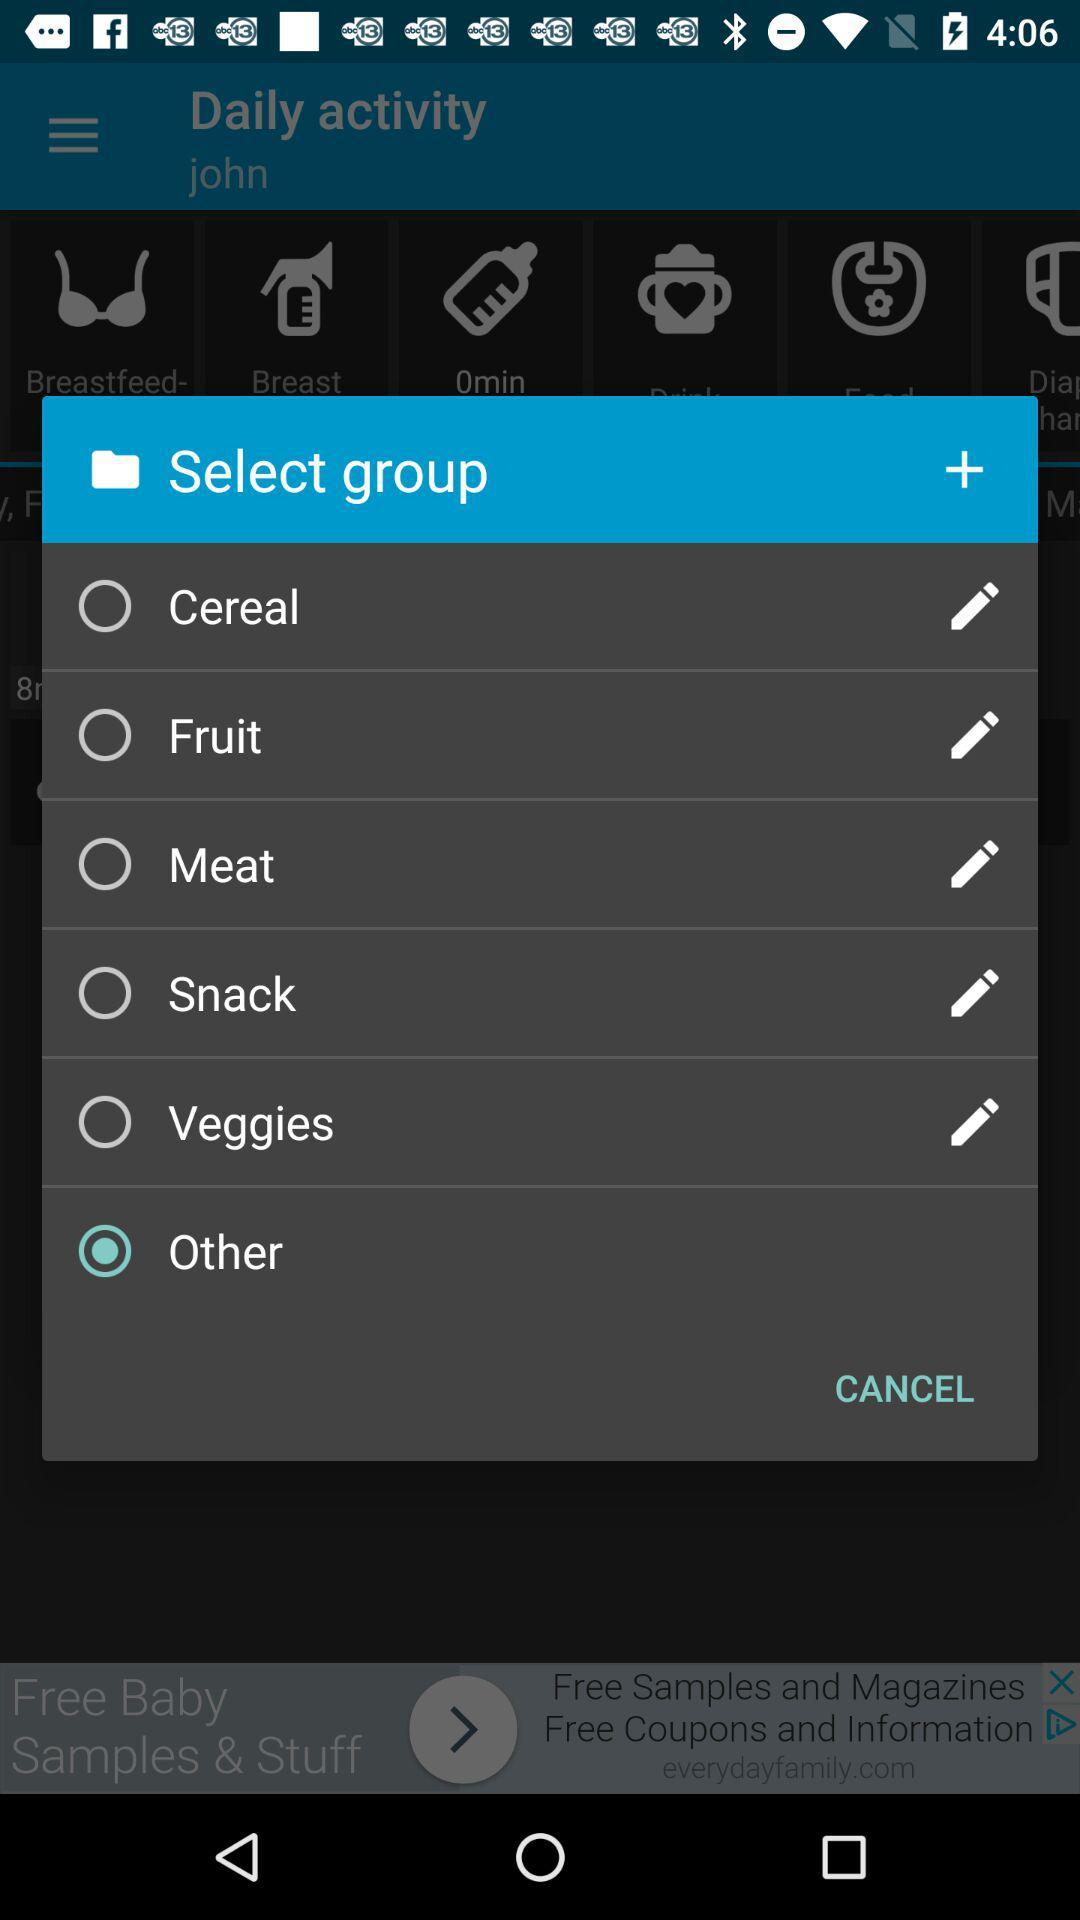 This screenshot has height=1920, width=1080. Describe the element at coordinates (974, 864) in the screenshot. I see `log what meat is eaten` at that location.